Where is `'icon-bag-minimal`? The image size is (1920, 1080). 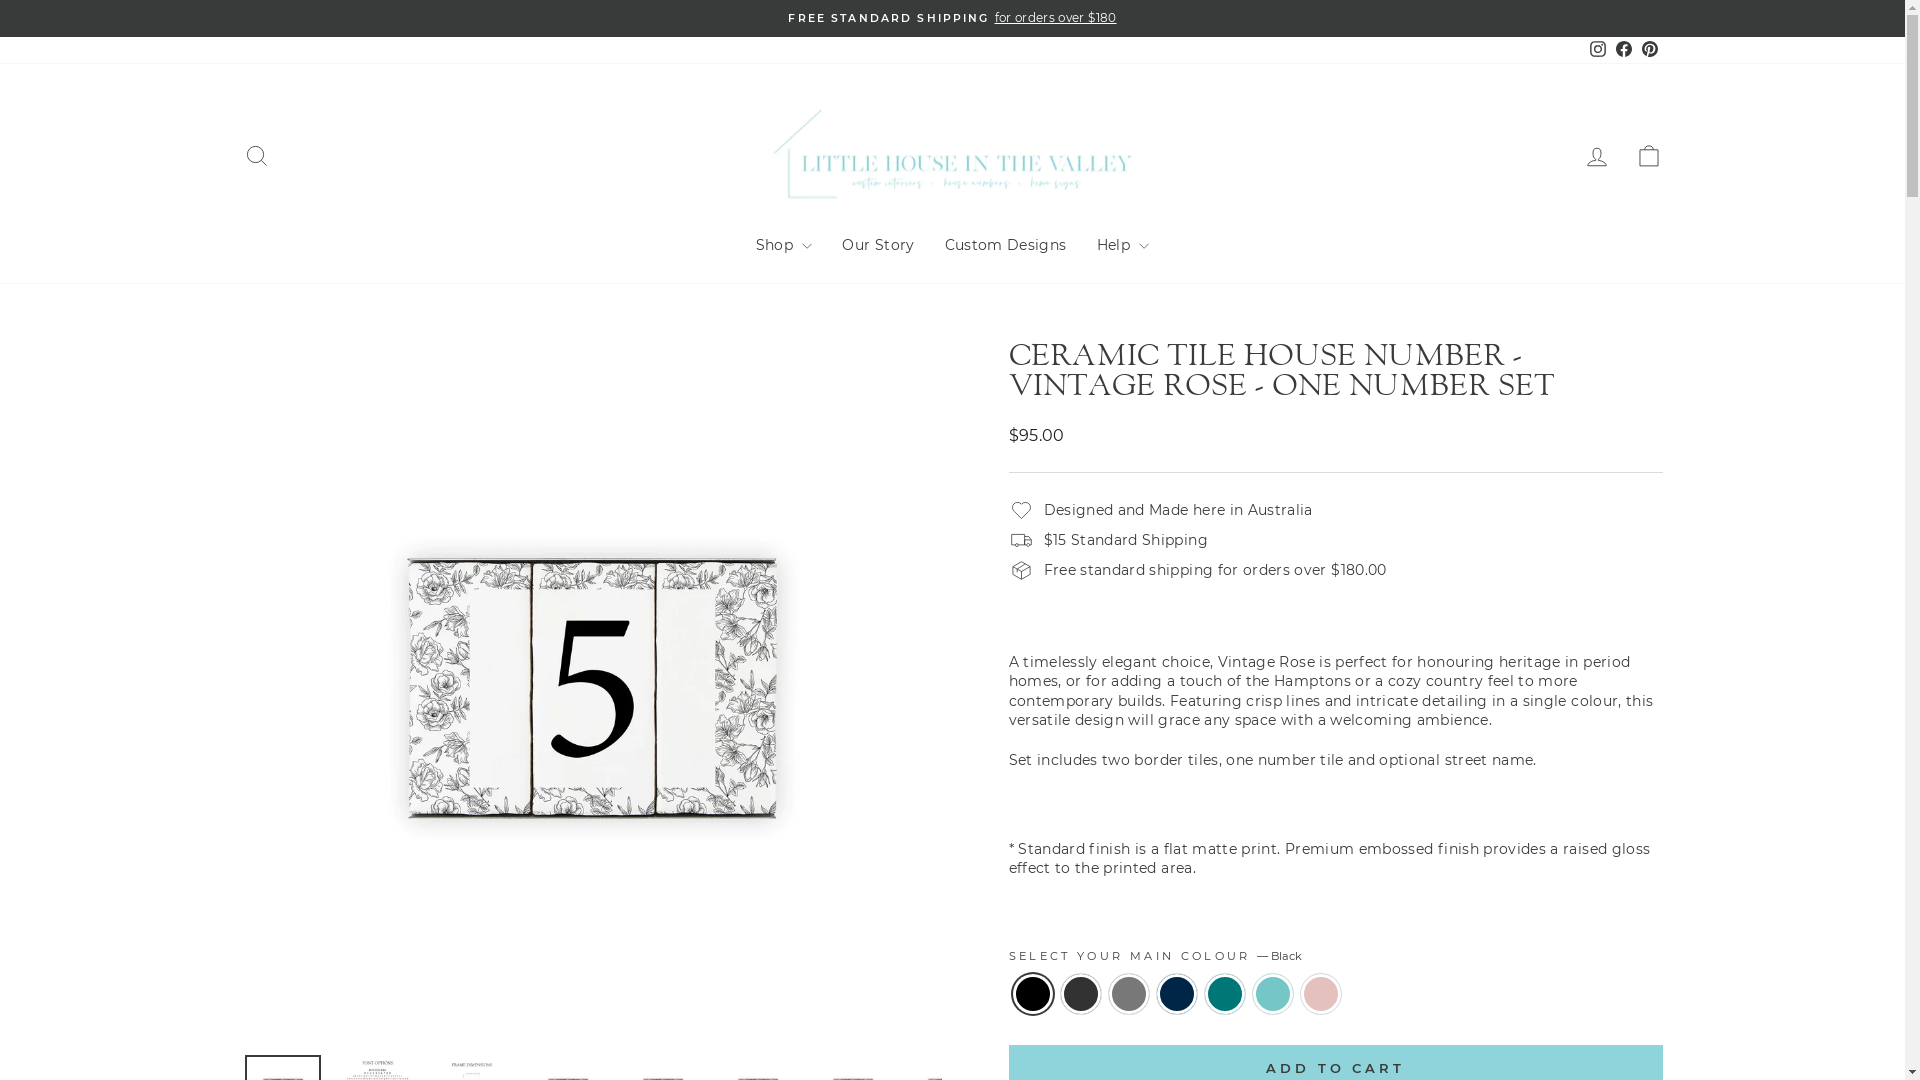
'icon-bag-minimal is located at coordinates (1647, 155).